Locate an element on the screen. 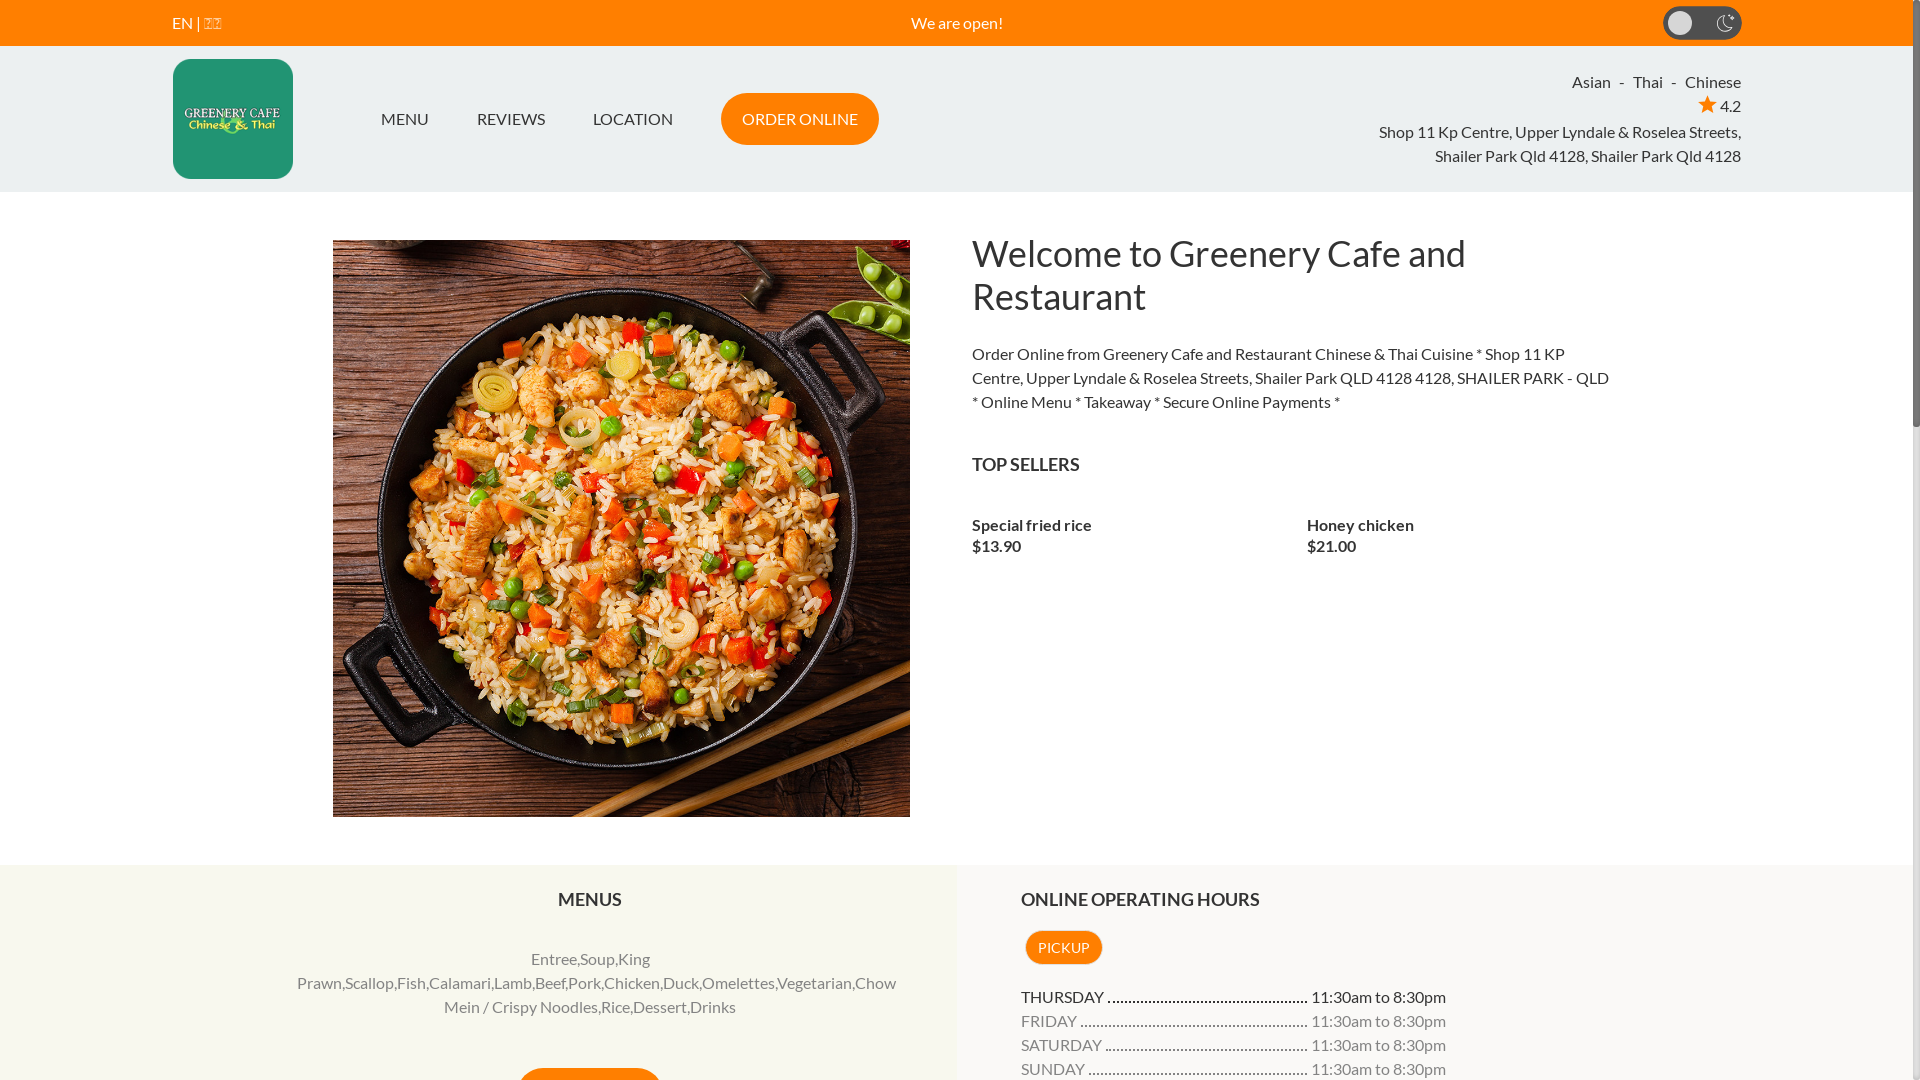 Image resolution: width=1920 pixels, height=1080 pixels. 'Entree' is located at coordinates (553, 957).